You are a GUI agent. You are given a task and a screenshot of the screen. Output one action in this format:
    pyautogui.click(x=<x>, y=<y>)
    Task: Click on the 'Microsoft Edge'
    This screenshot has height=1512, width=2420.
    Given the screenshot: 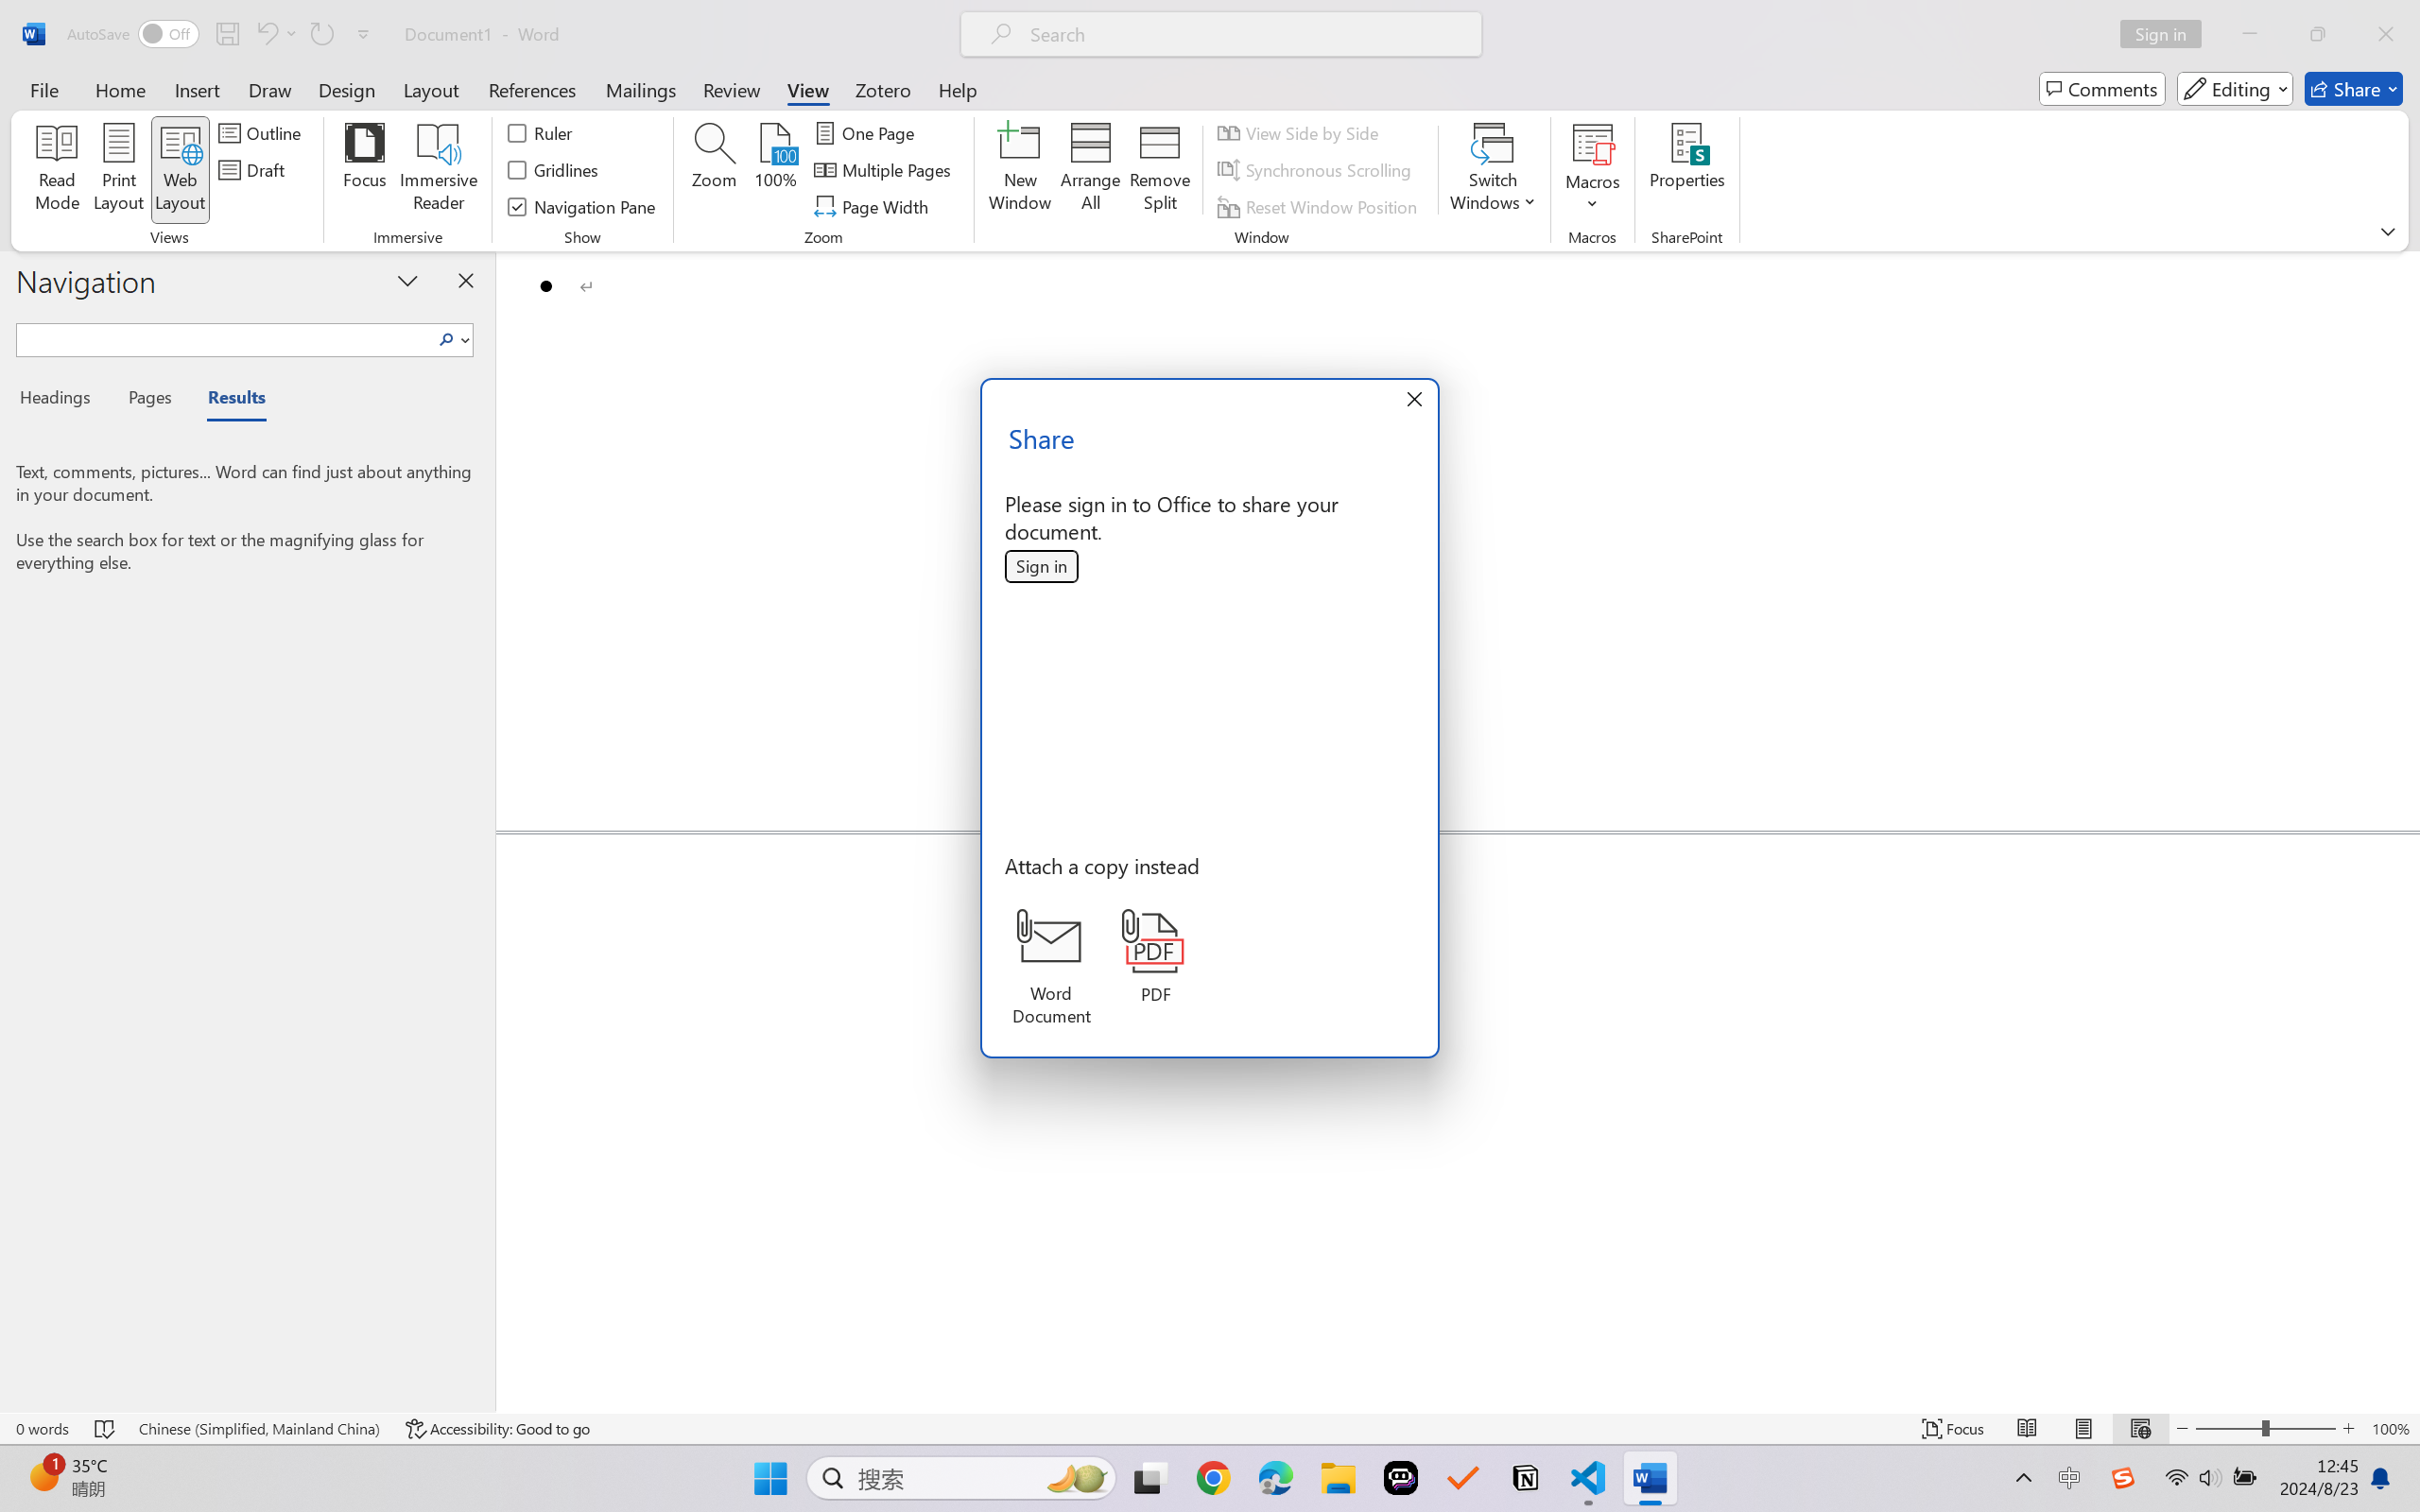 What is the action you would take?
    pyautogui.click(x=1275, y=1478)
    